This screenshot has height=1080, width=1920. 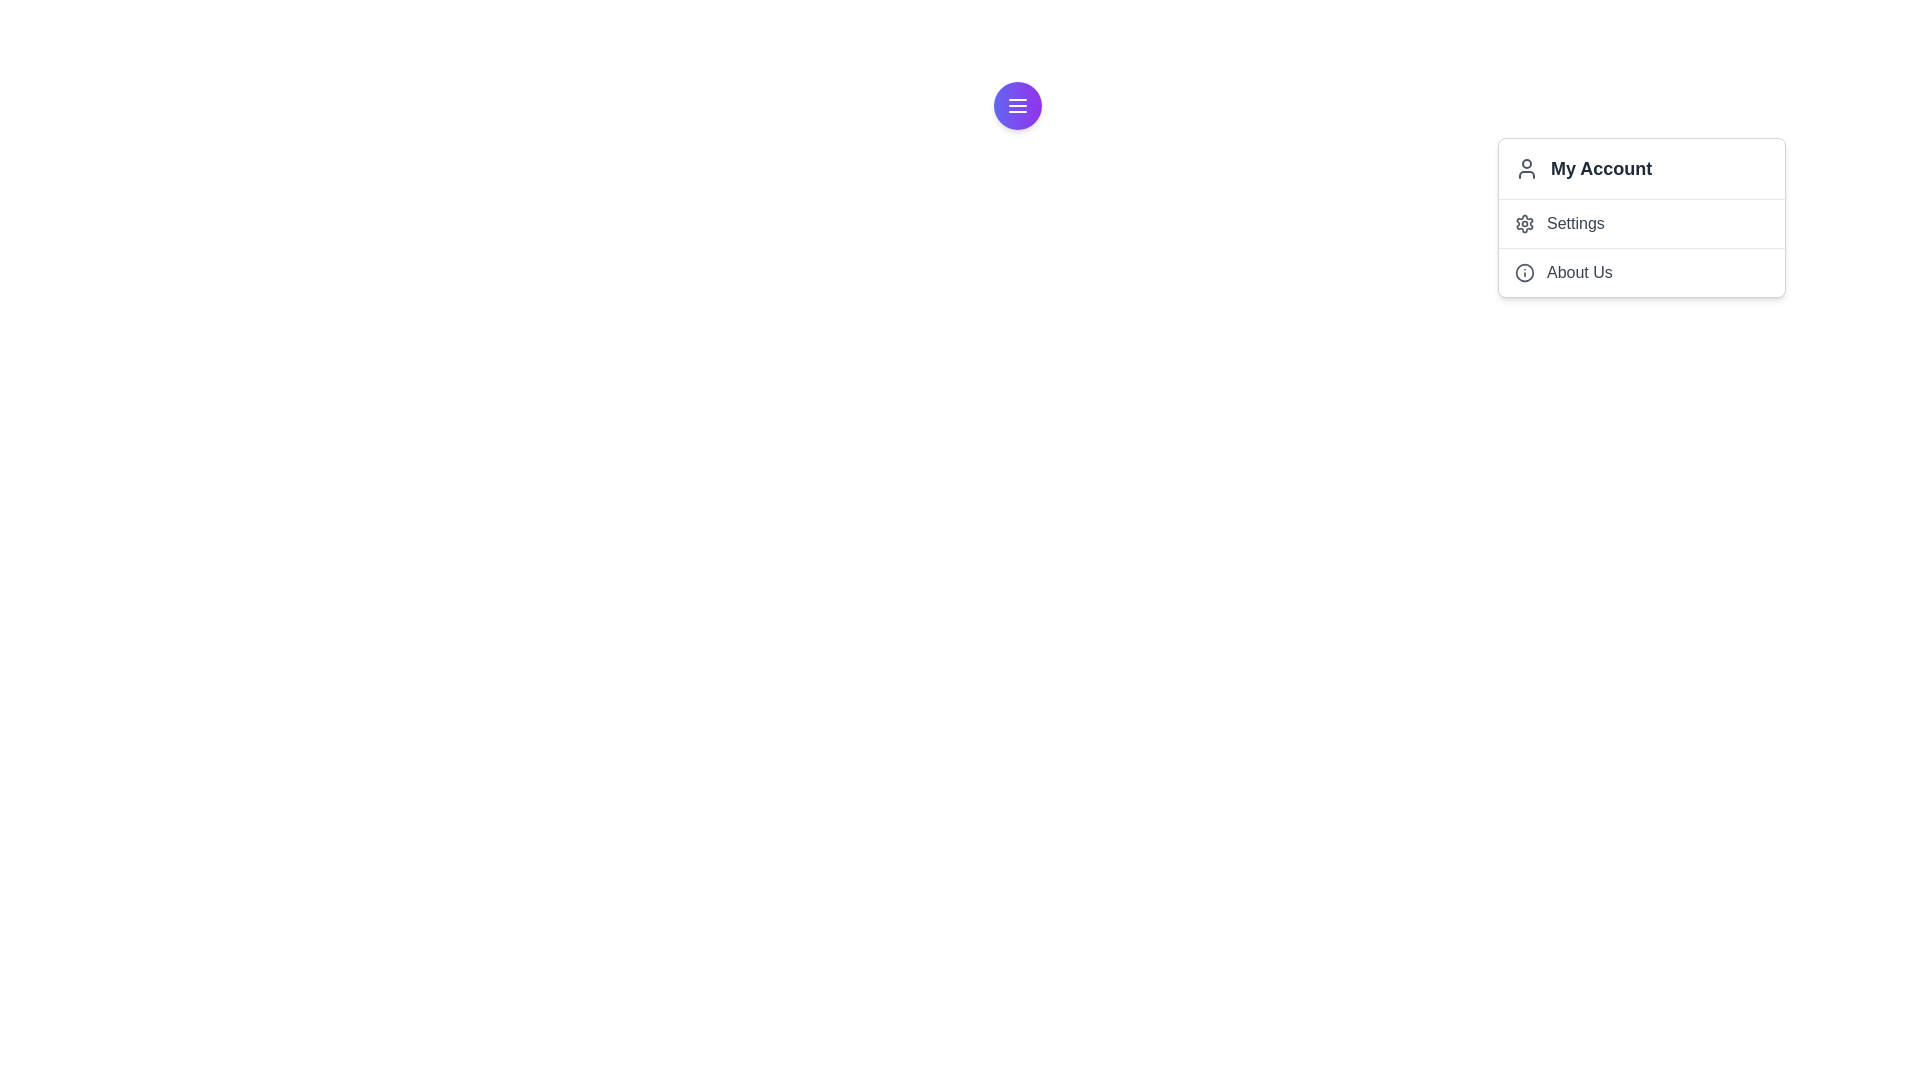 I want to click on the circular informational icon with a gray outline located to the left of the 'About Us' section to highlight or activate its menu option, so click(x=1524, y=273).